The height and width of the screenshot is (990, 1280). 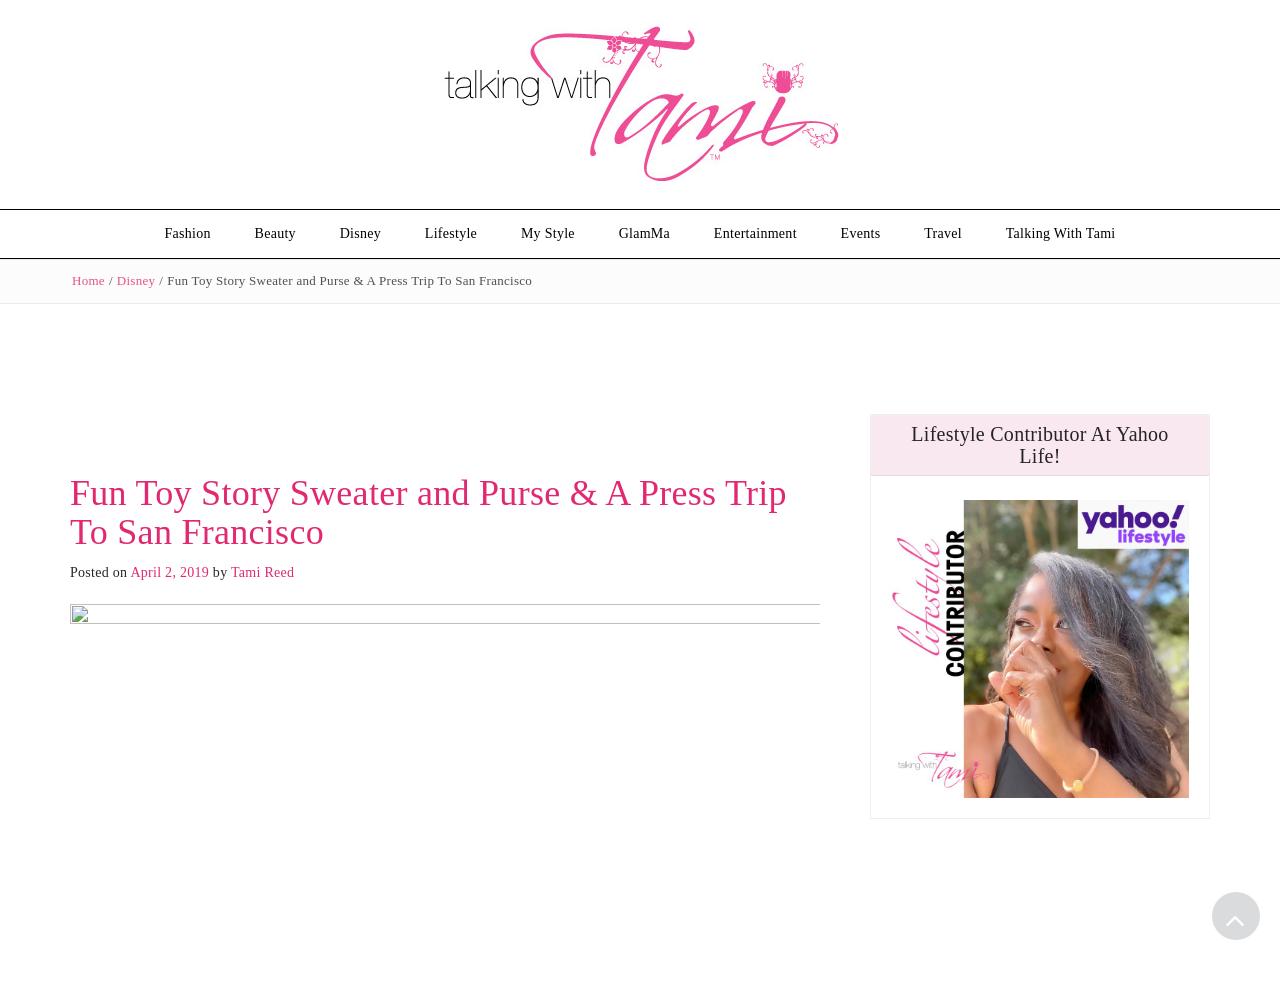 I want to click on 'Talking With Tami', so click(x=1058, y=232).